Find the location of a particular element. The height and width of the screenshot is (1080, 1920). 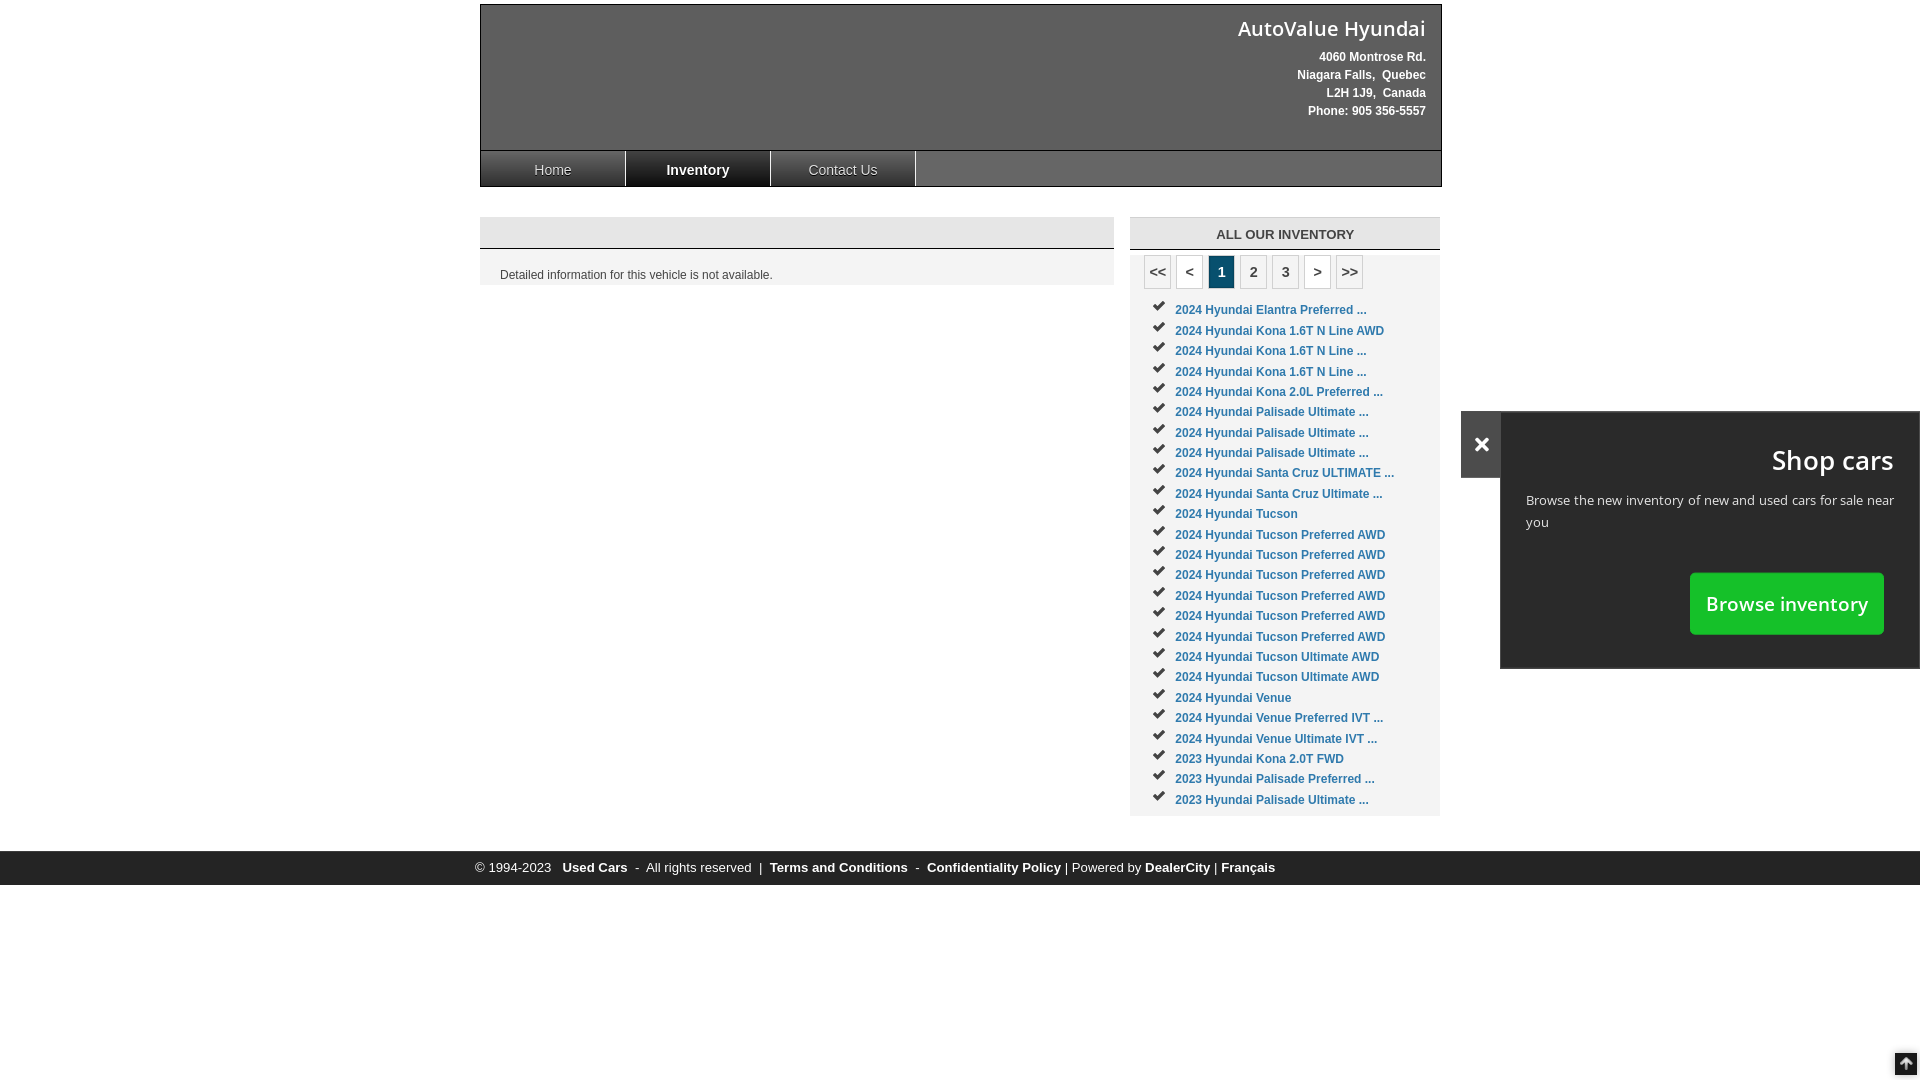

'2023 Hyundai Kona 2.0T FWD' is located at coordinates (1258, 759).